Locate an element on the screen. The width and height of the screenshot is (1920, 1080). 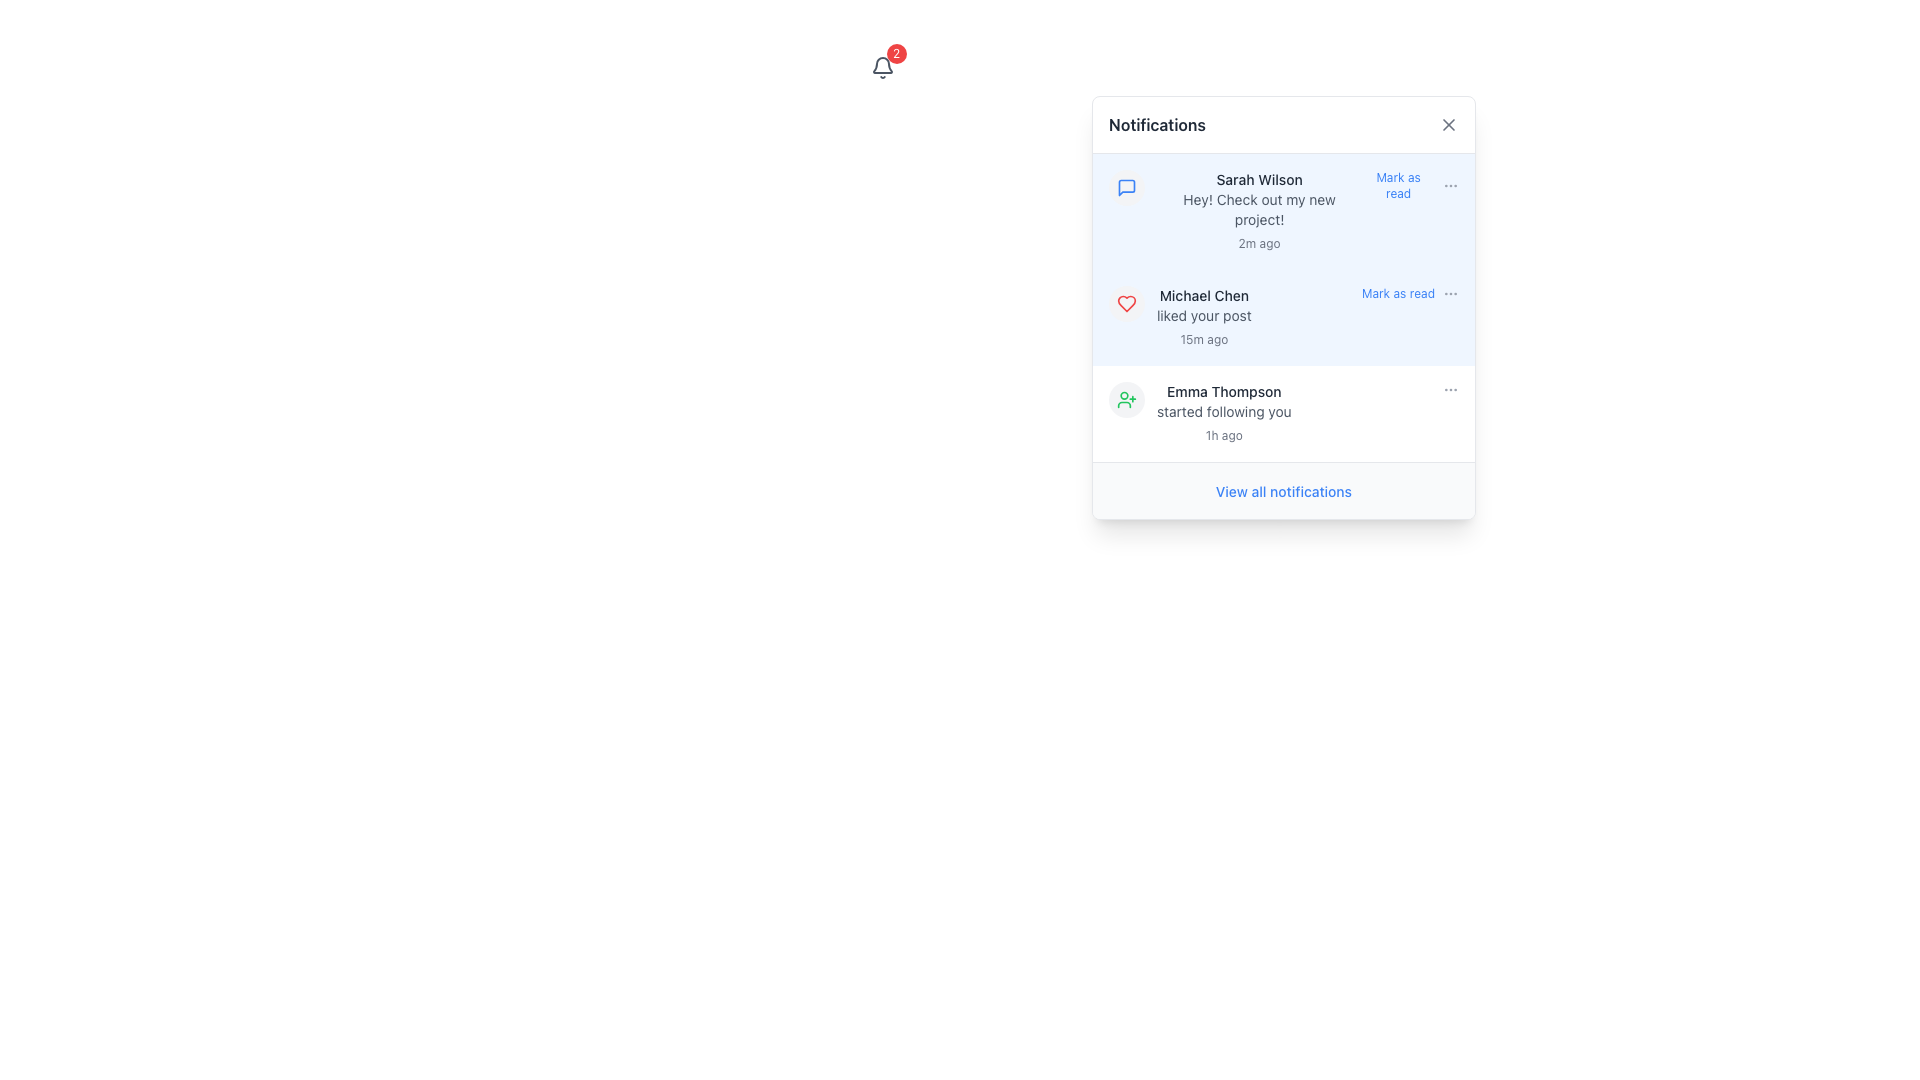
the text label displaying '2m ago' located in the lower right corner of the notification card underneath the title 'Sarah Wilson' is located at coordinates (1258, 242).